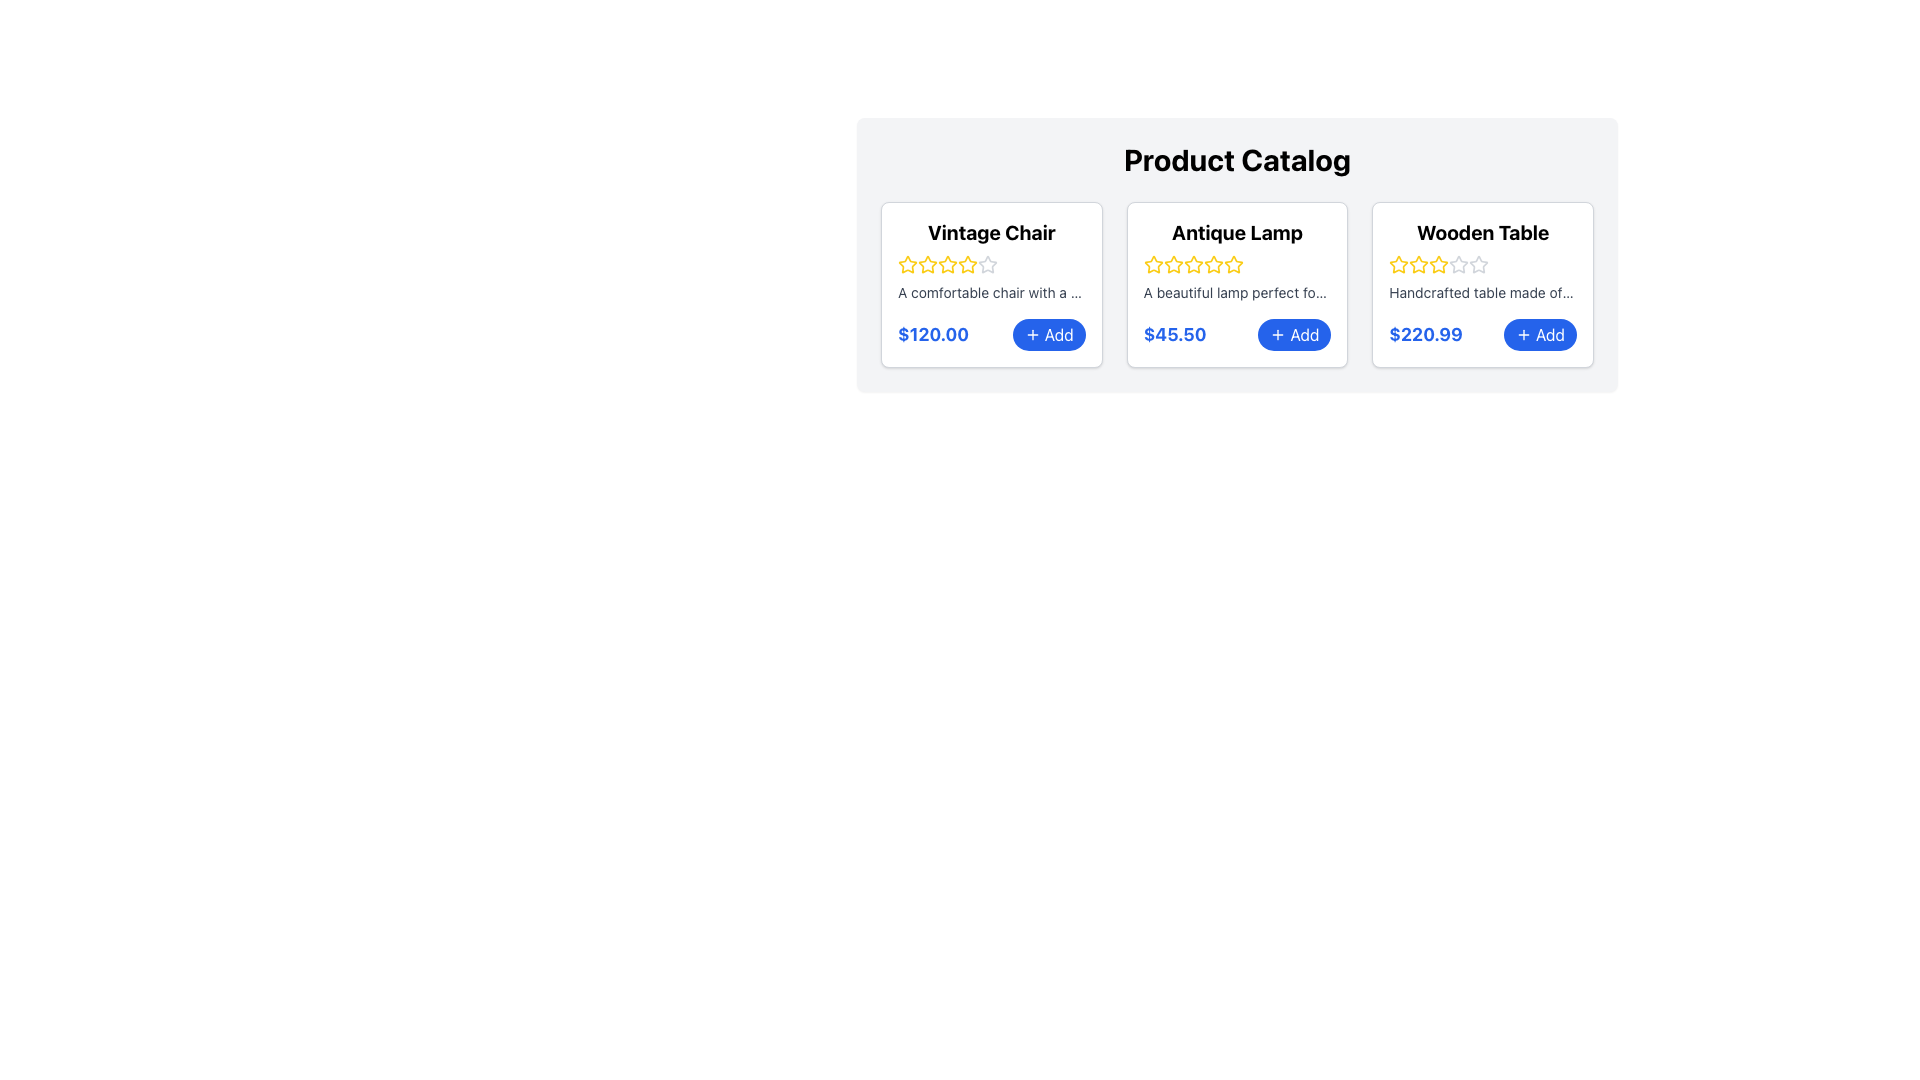  Describe the element at coordinates (1212, 263) in the screenshot. I see `the filled yellow star icon representing the third star in the rating component for the 'Antique Lamp' product to set or adjust the rating` at that location.